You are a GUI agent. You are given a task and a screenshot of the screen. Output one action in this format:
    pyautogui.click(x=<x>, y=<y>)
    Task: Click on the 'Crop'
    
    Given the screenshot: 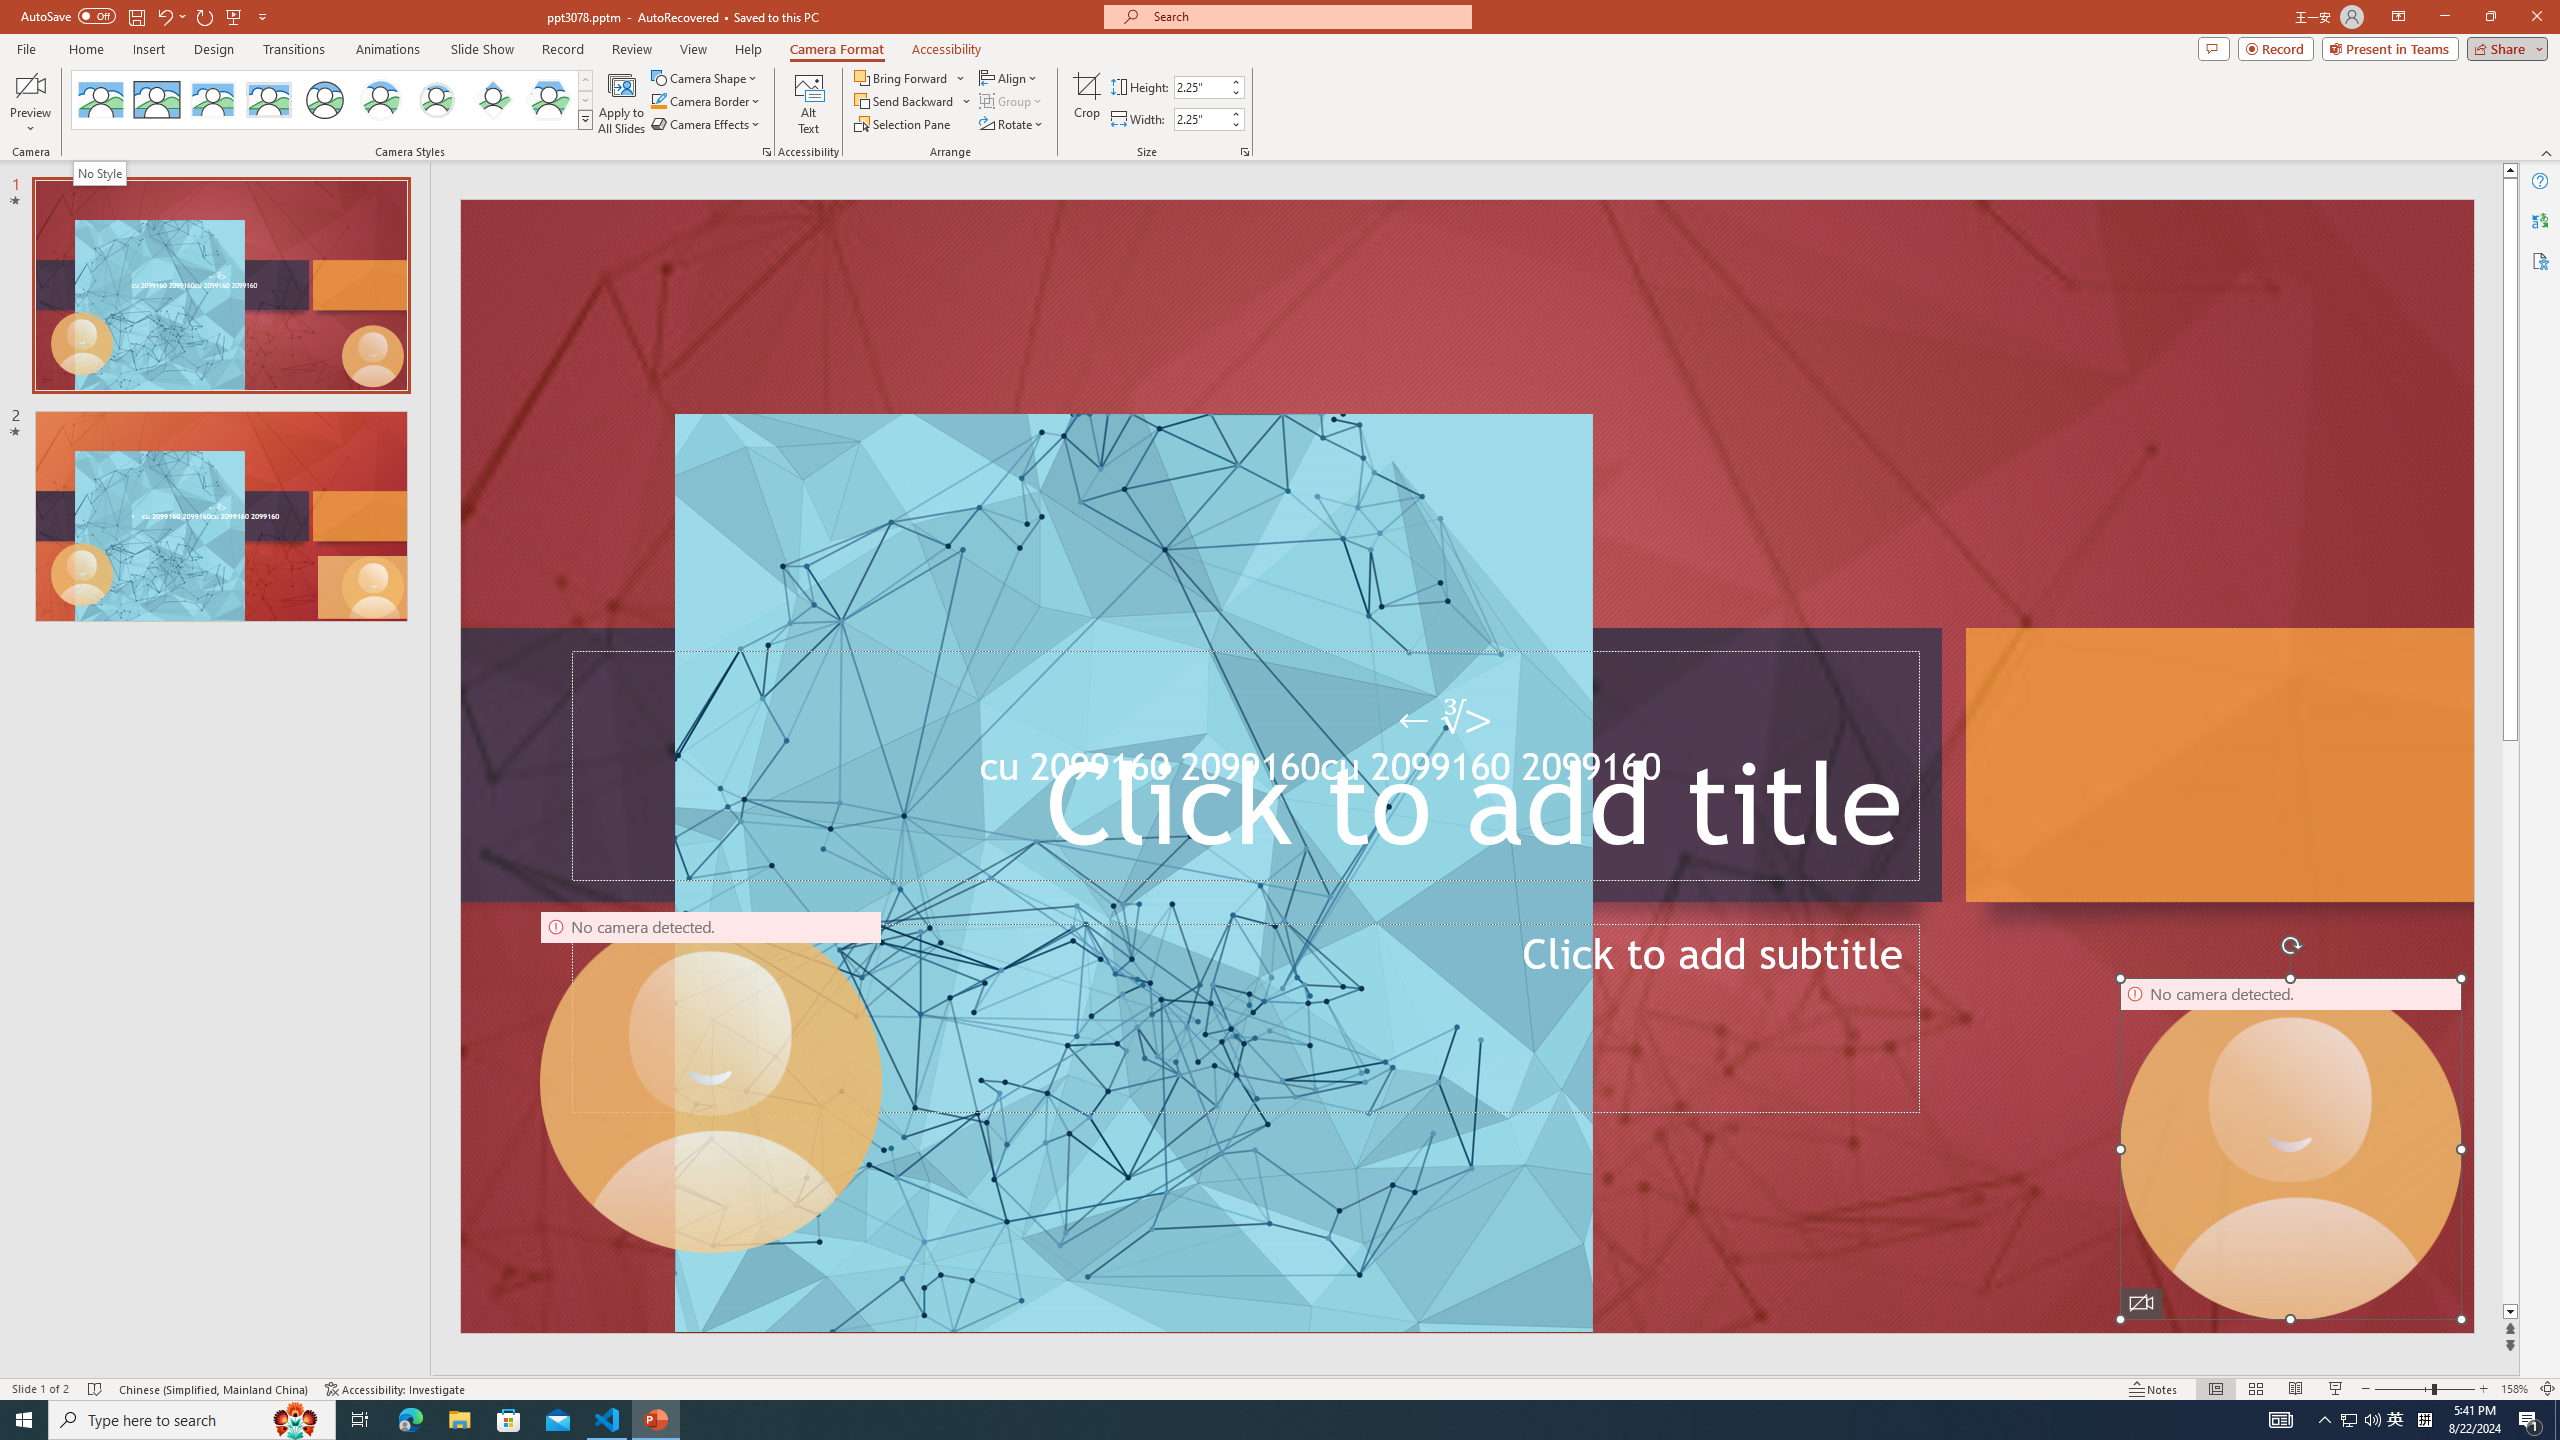 What is the action you would take?
    pyautogui.click(x=1085, y=103)
    